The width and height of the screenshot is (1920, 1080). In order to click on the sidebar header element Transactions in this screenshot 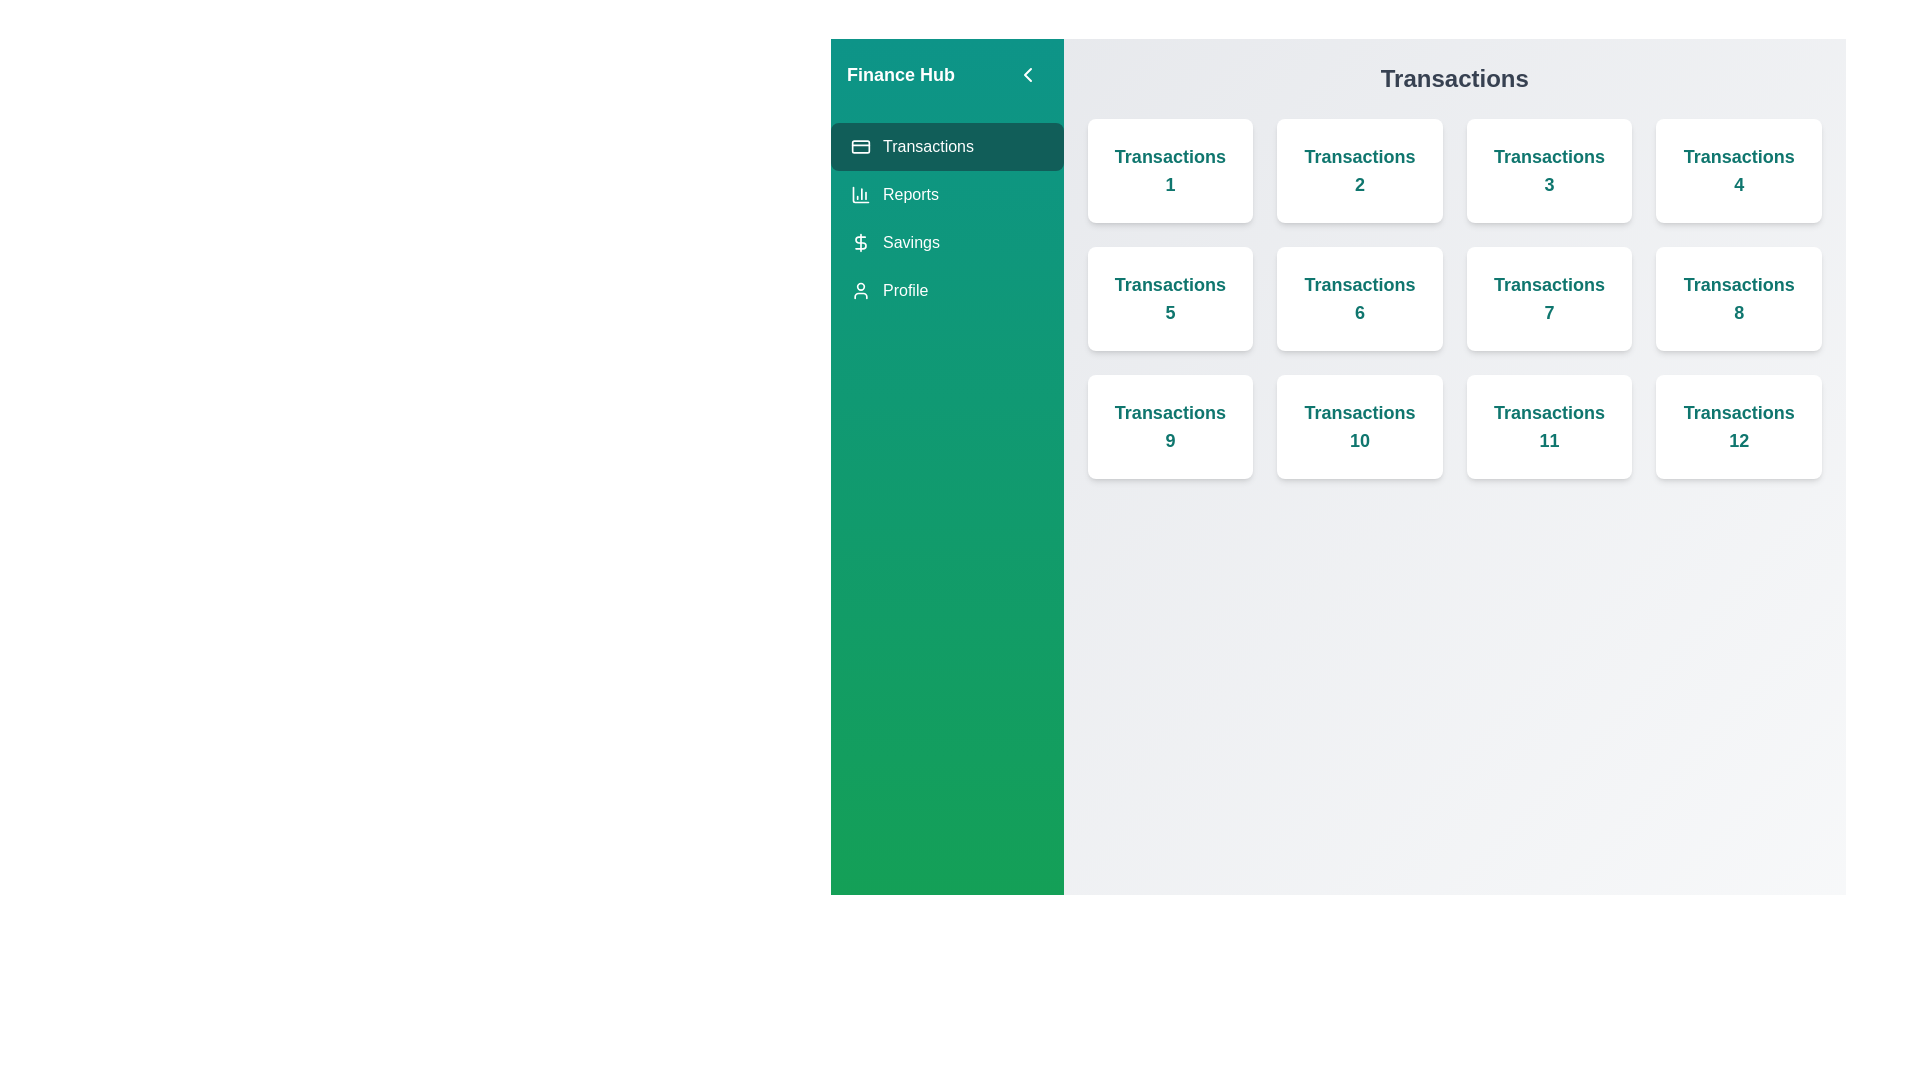, I will do `click(946, 145)`.